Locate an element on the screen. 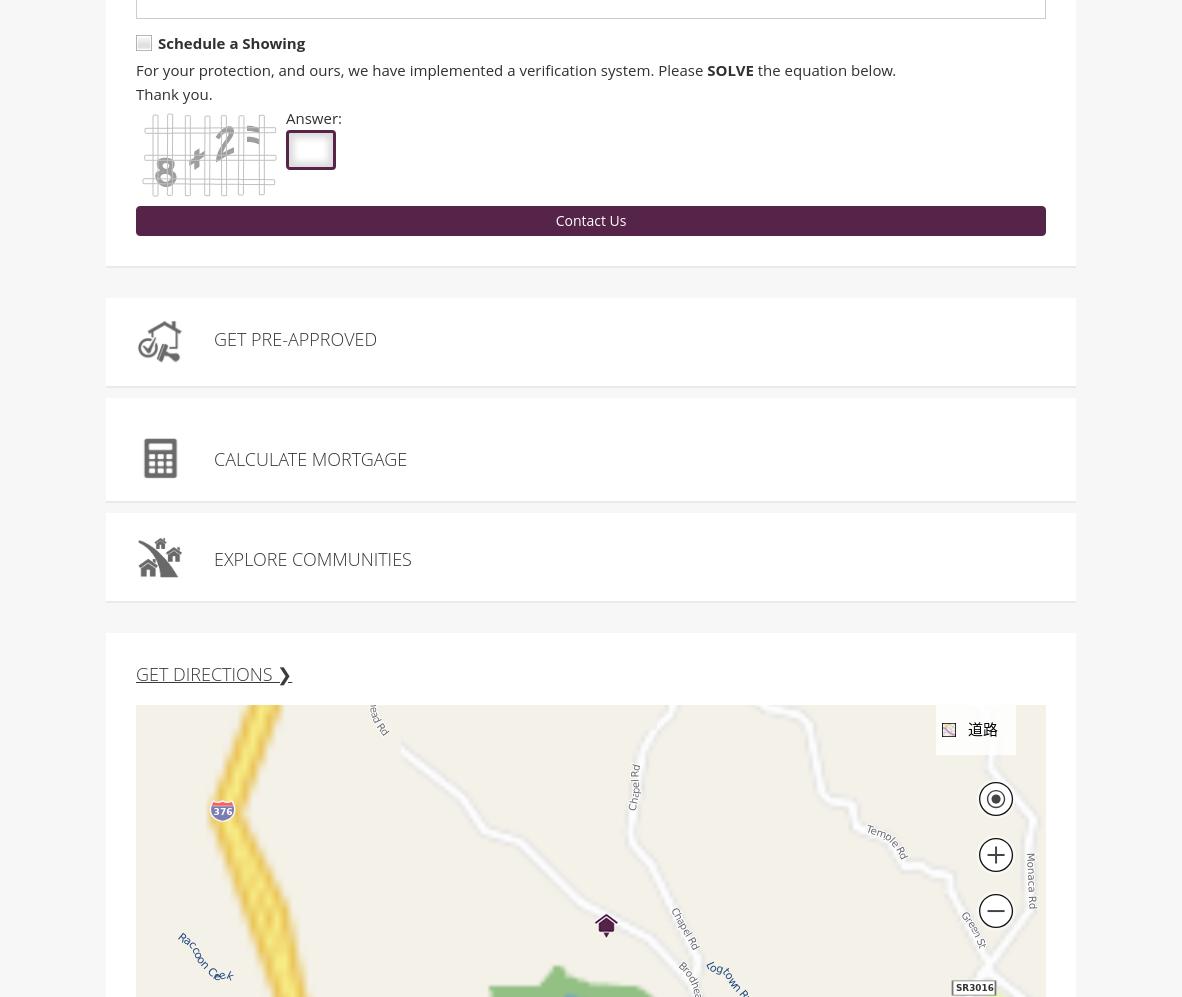 Image resolution: width=1182 pixels, height=997 pixels. 'Get Pre-Approved' is located at coordinates (212, 340).